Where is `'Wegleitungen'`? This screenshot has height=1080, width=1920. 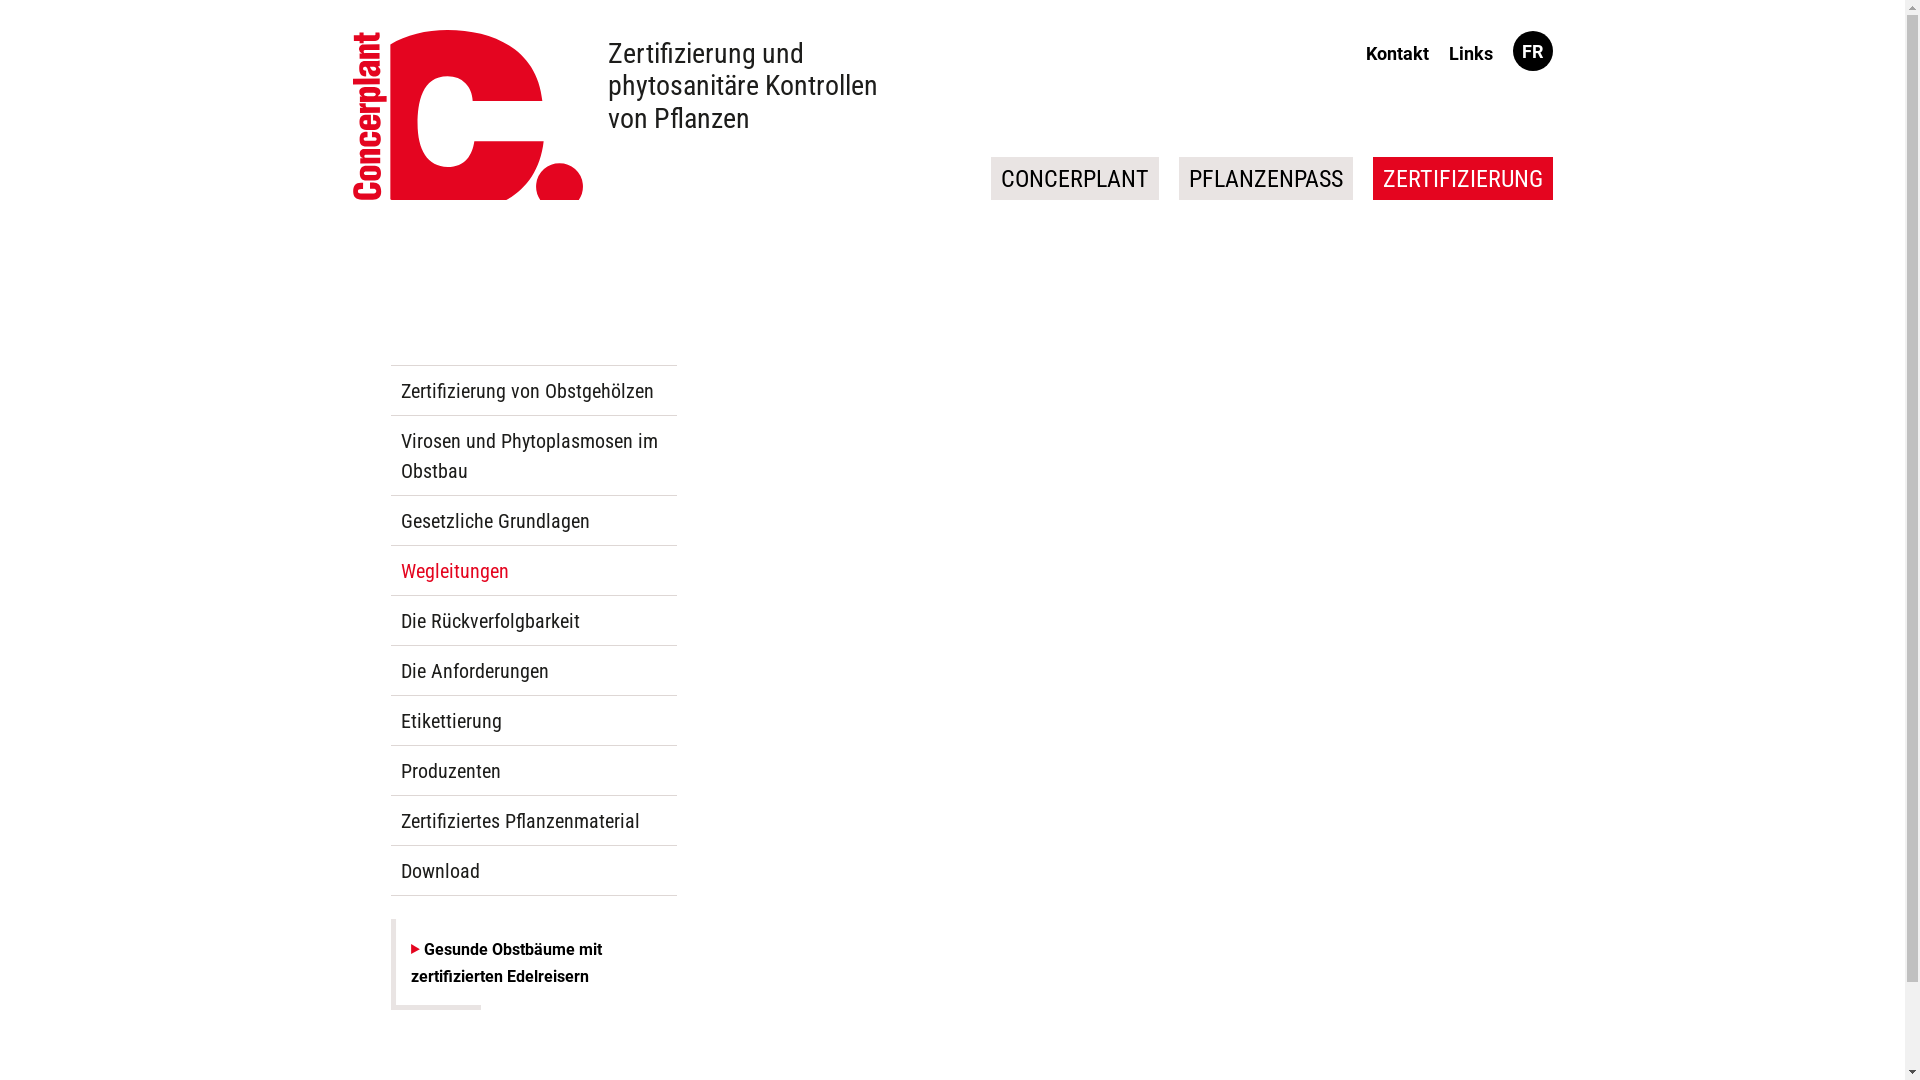
'Wegleitungen' is located at coordinates (532, 570).